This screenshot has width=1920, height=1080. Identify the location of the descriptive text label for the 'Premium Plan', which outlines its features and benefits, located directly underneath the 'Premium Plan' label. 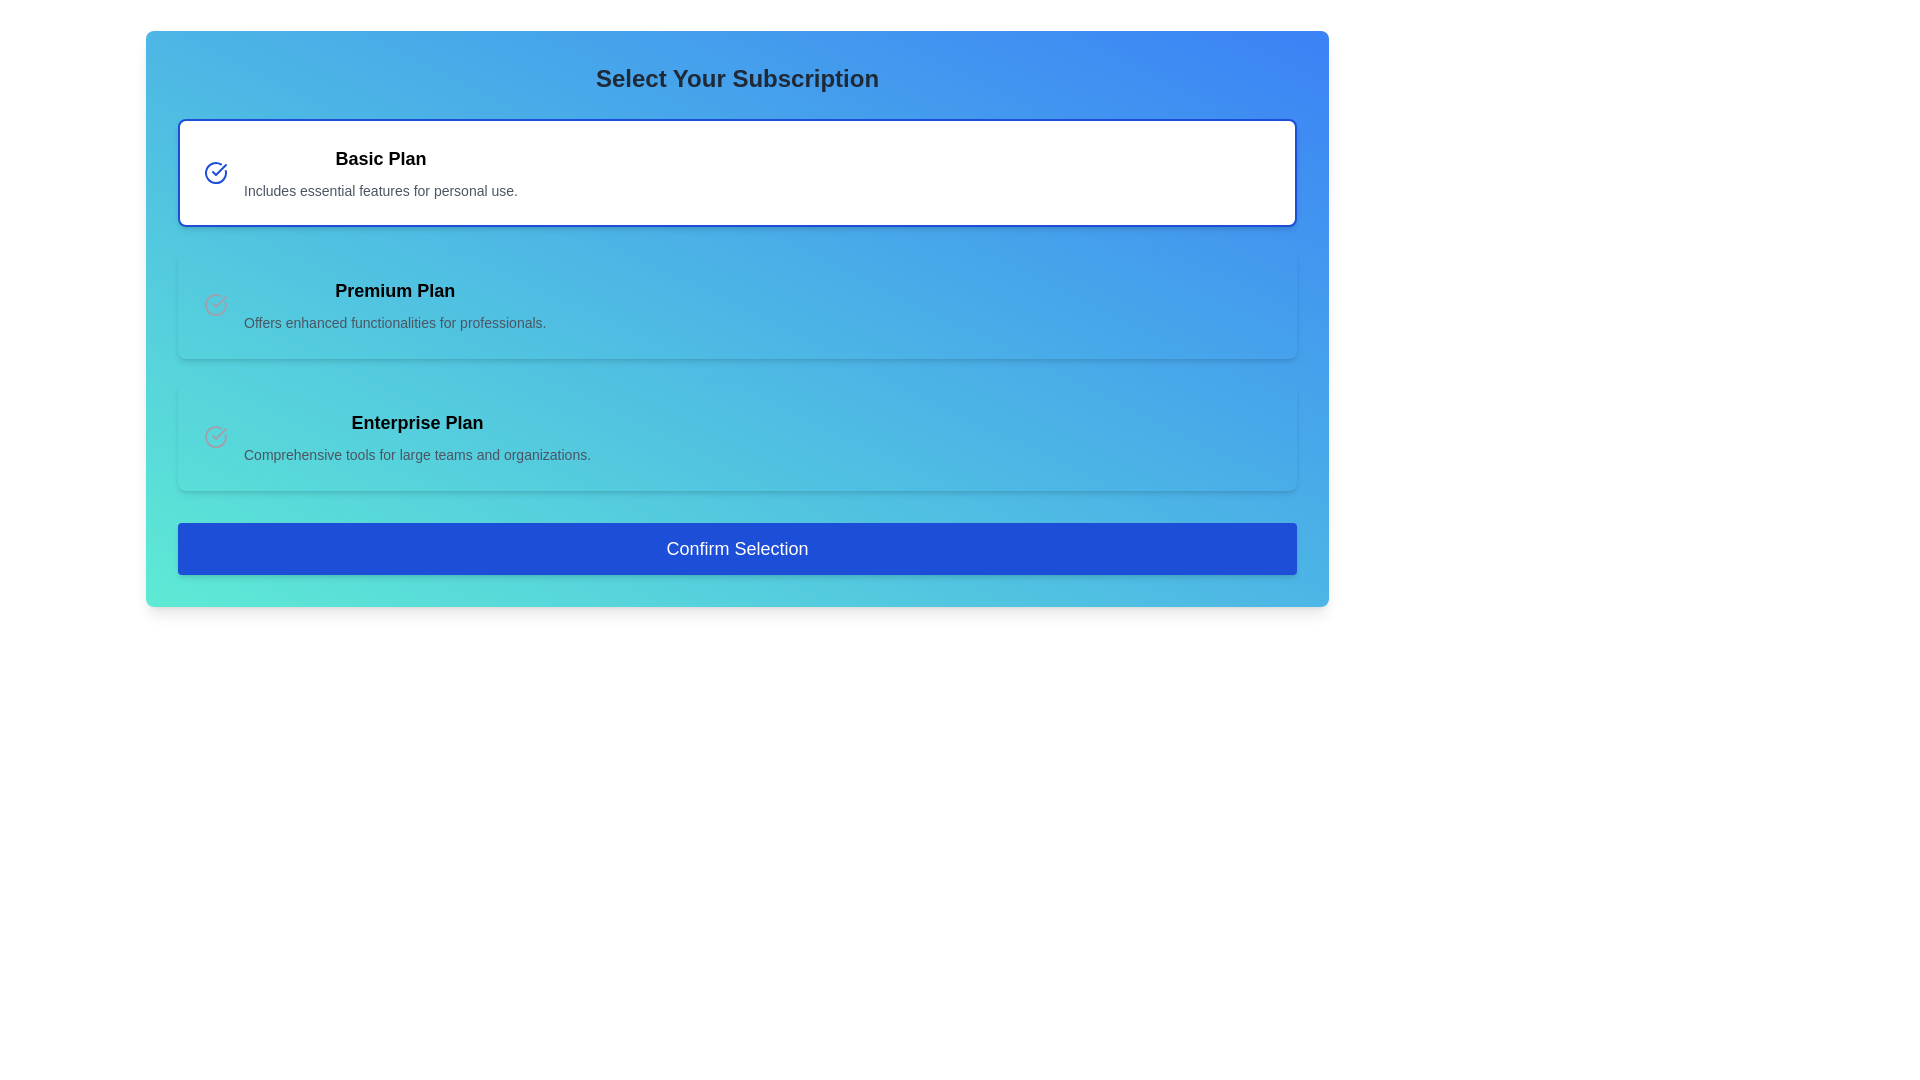
(395, 322).